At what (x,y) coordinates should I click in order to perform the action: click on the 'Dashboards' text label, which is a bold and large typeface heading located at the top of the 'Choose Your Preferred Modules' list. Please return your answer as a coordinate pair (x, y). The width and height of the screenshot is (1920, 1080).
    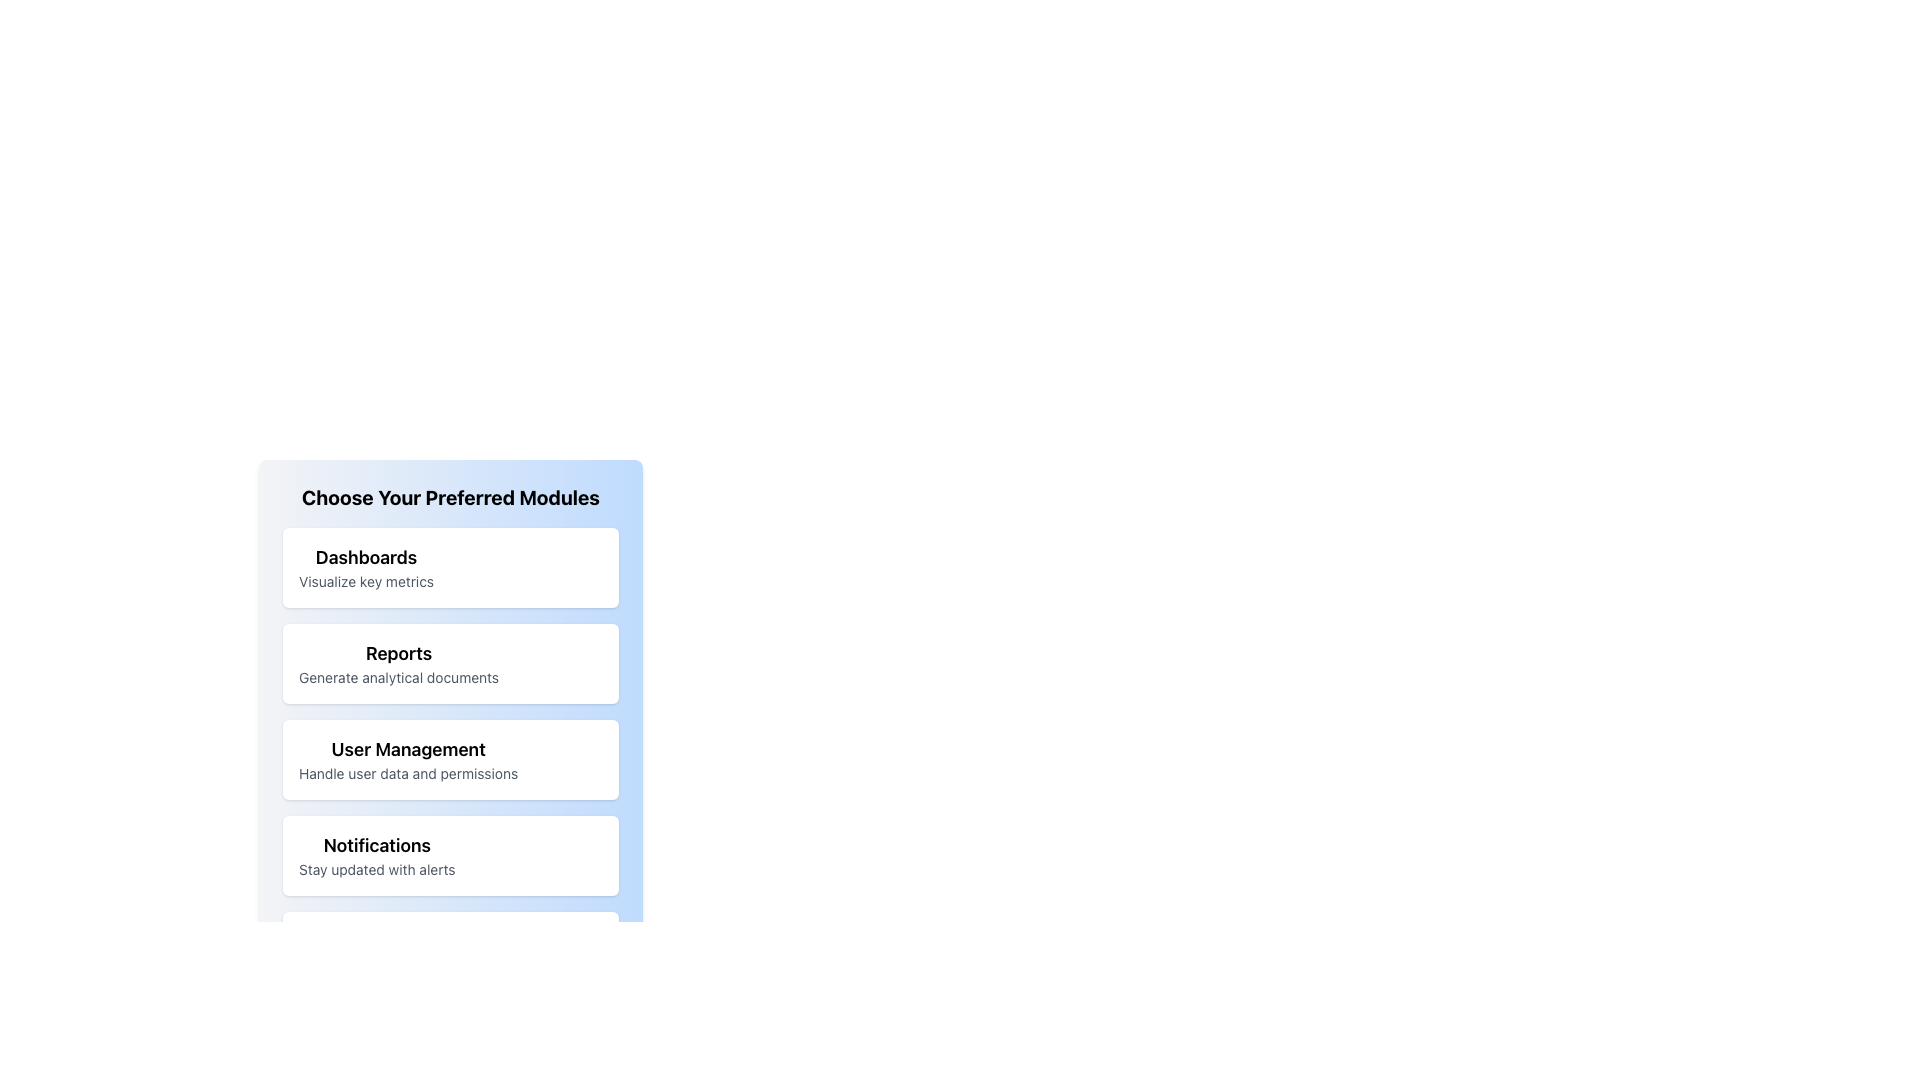
    Looking at the image, I should click on (366, 558).